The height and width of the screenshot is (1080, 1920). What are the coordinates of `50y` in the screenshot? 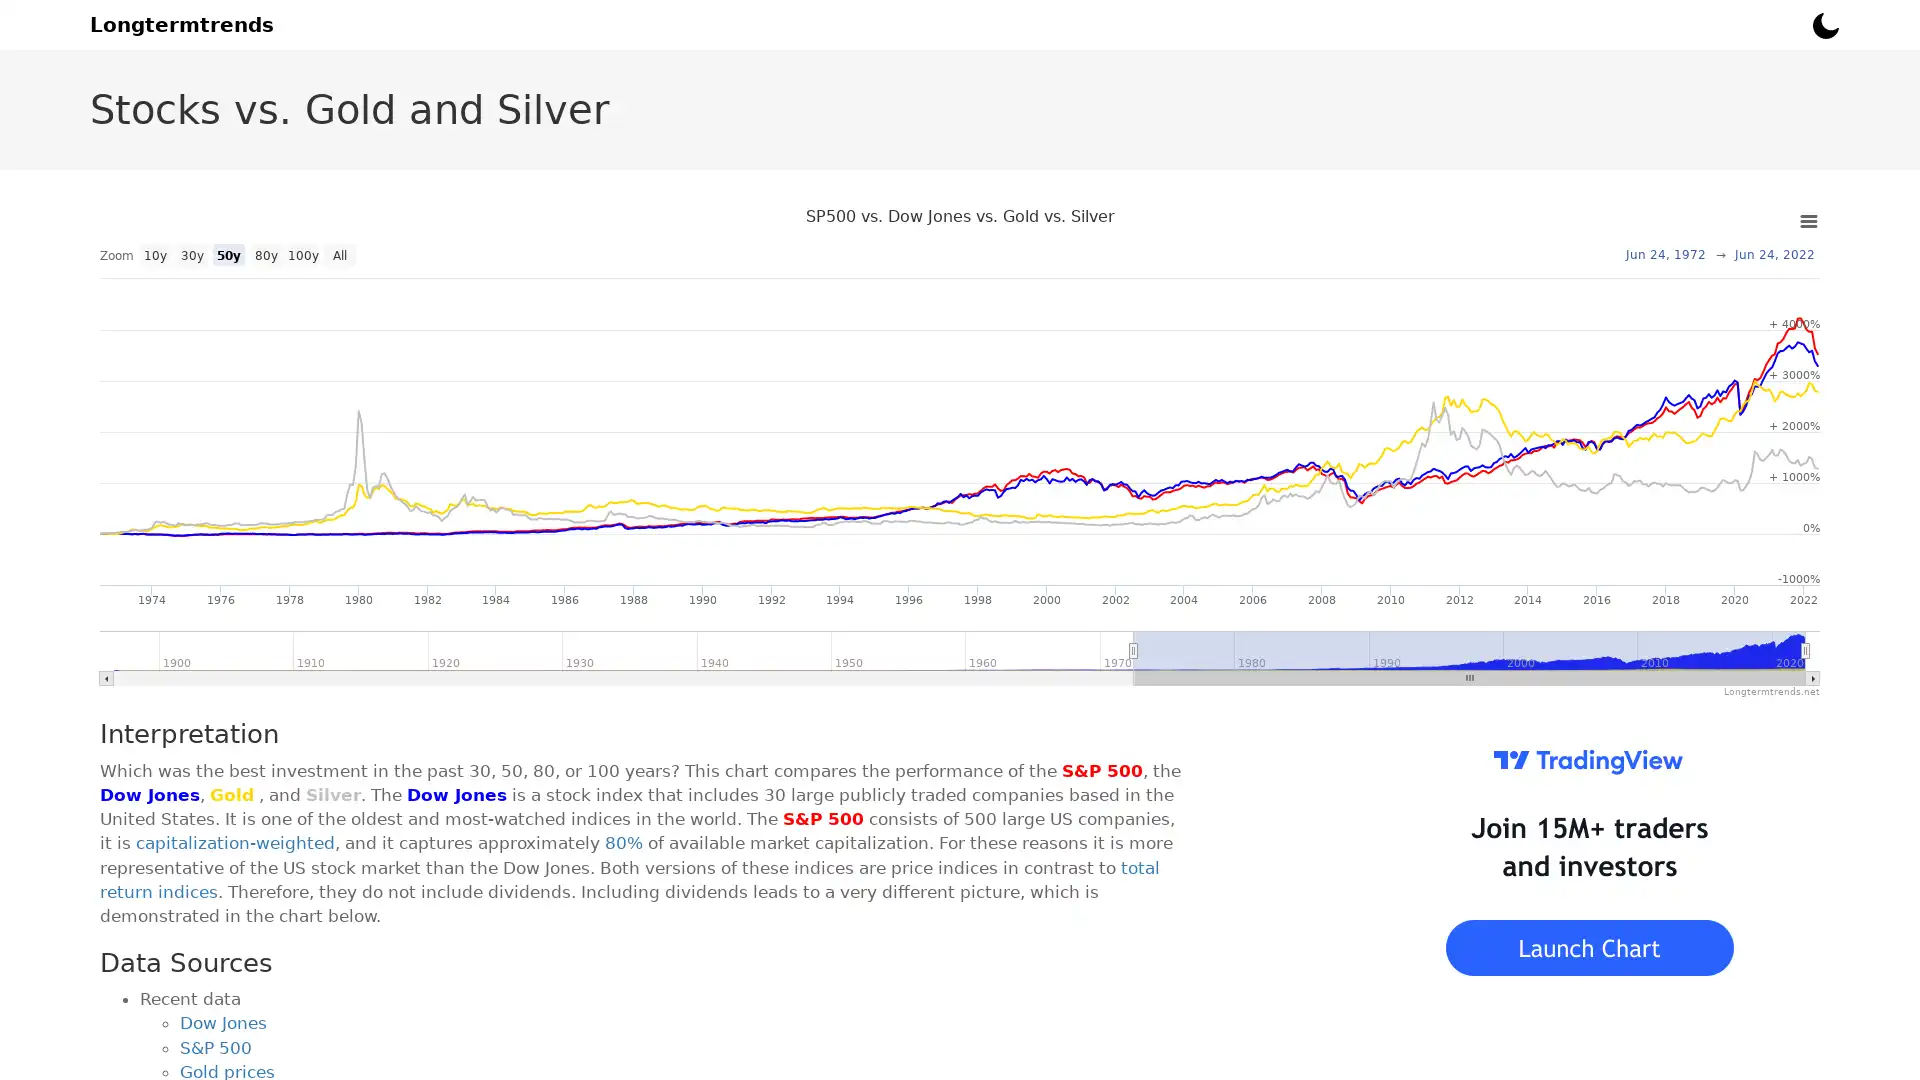 It's located at (229, 253).